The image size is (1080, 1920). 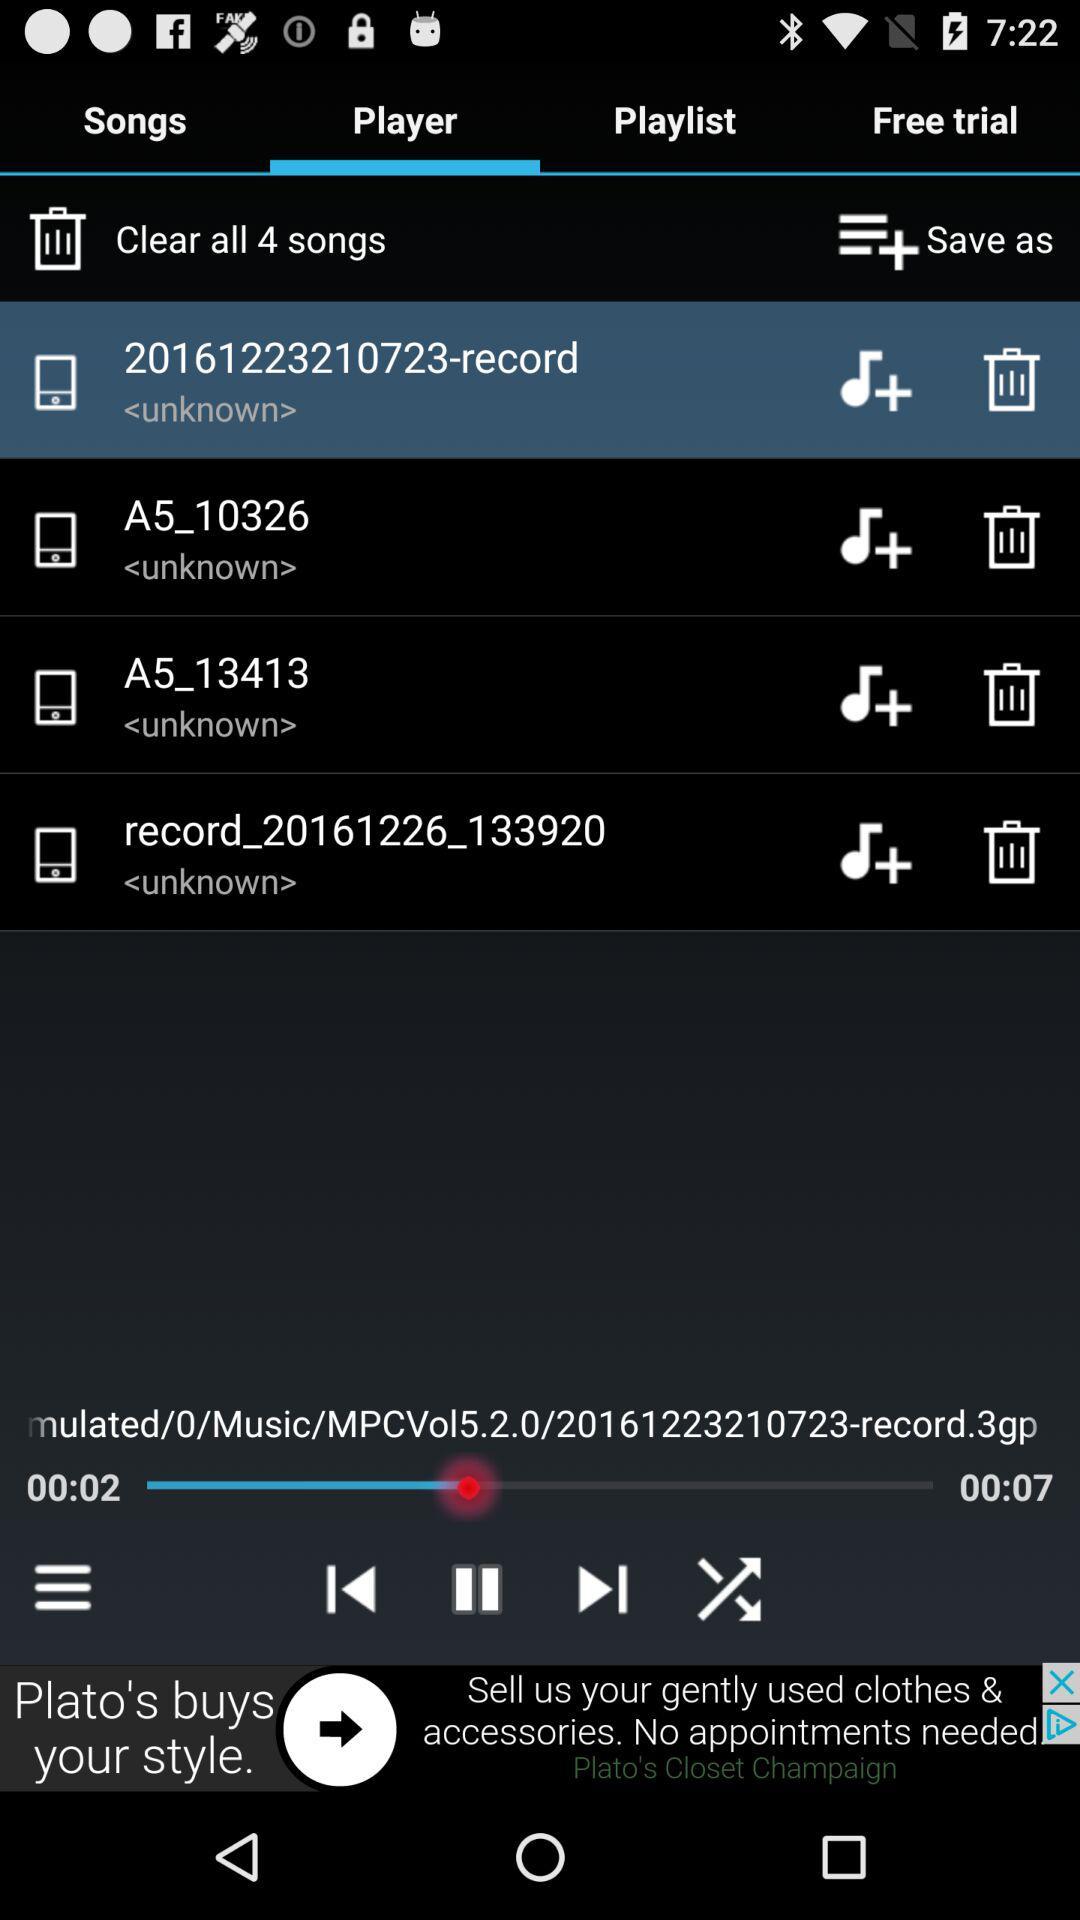 What do you see at coordinates (1017, 537) in the screenshot?
I see `delete` at bounding box center [1017, 537].